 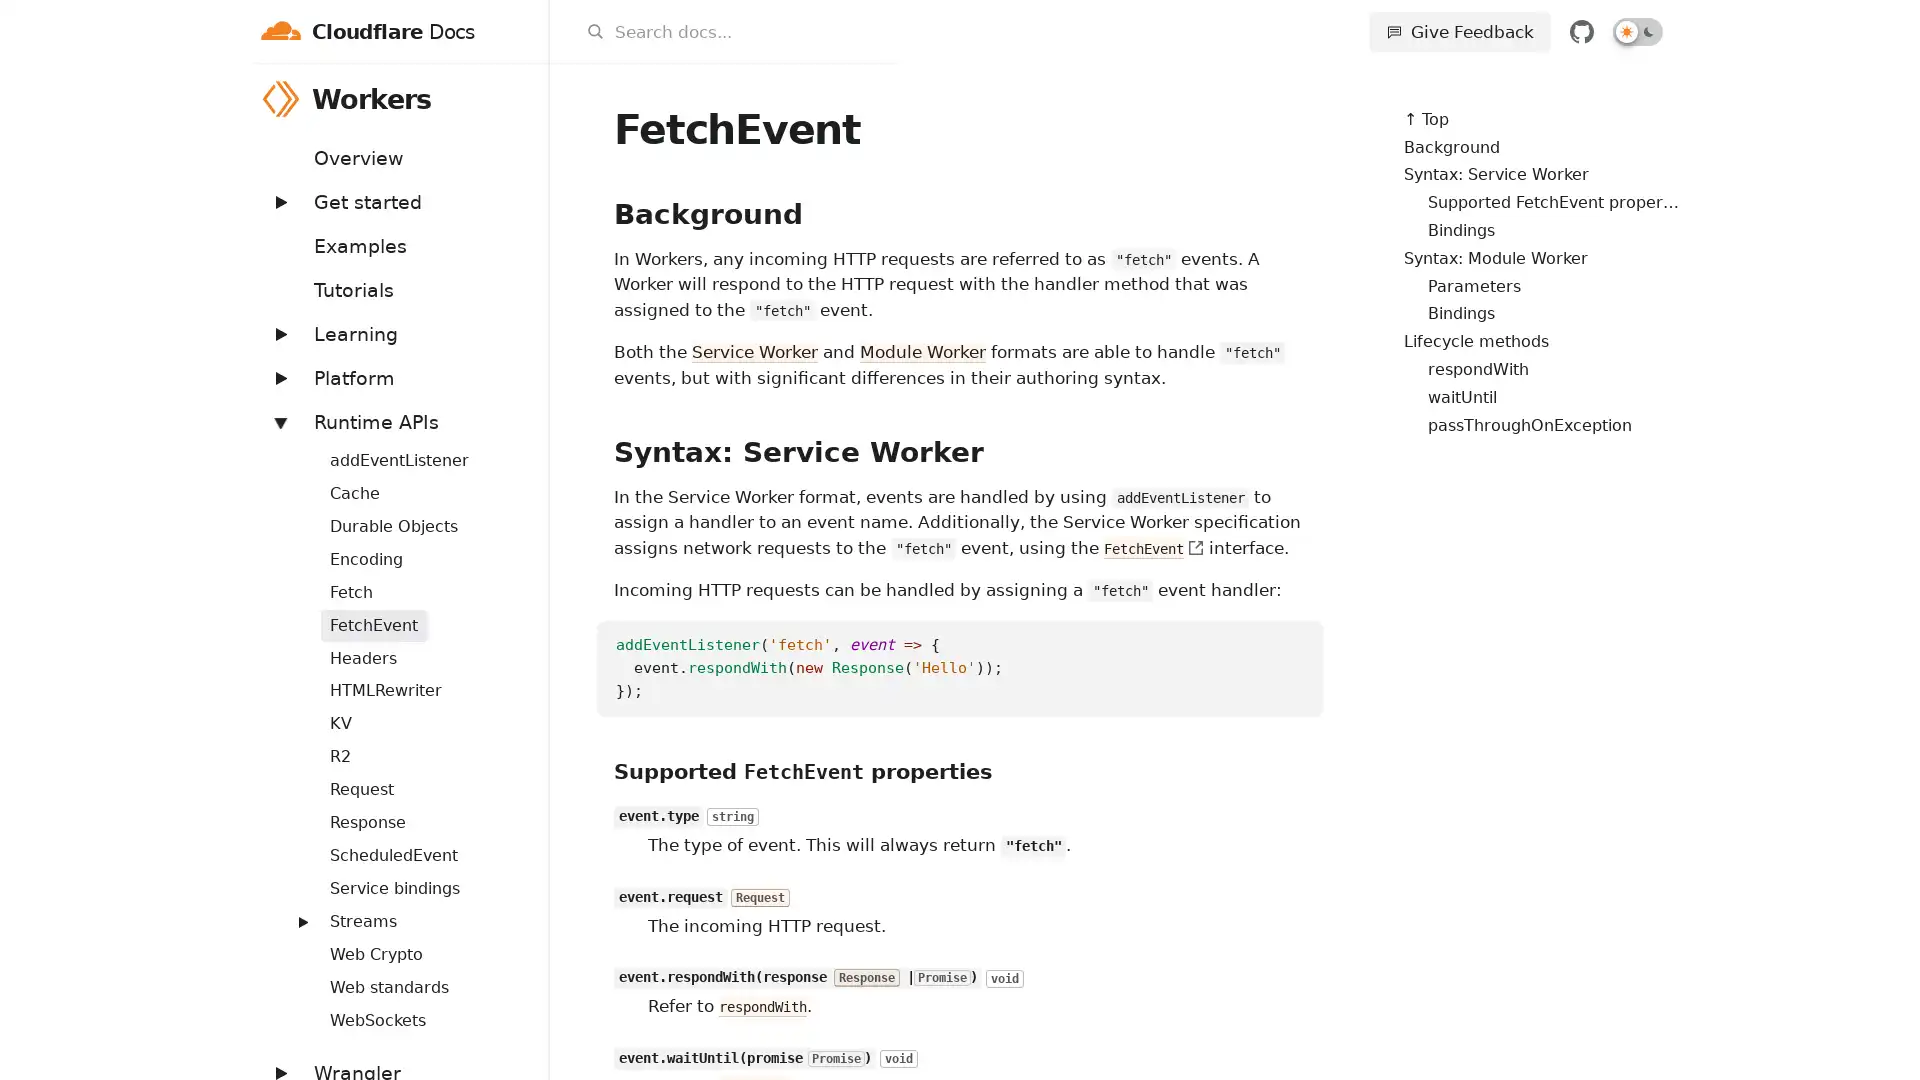 I want to click on Expand: Streams, so click(x=301, y=921).